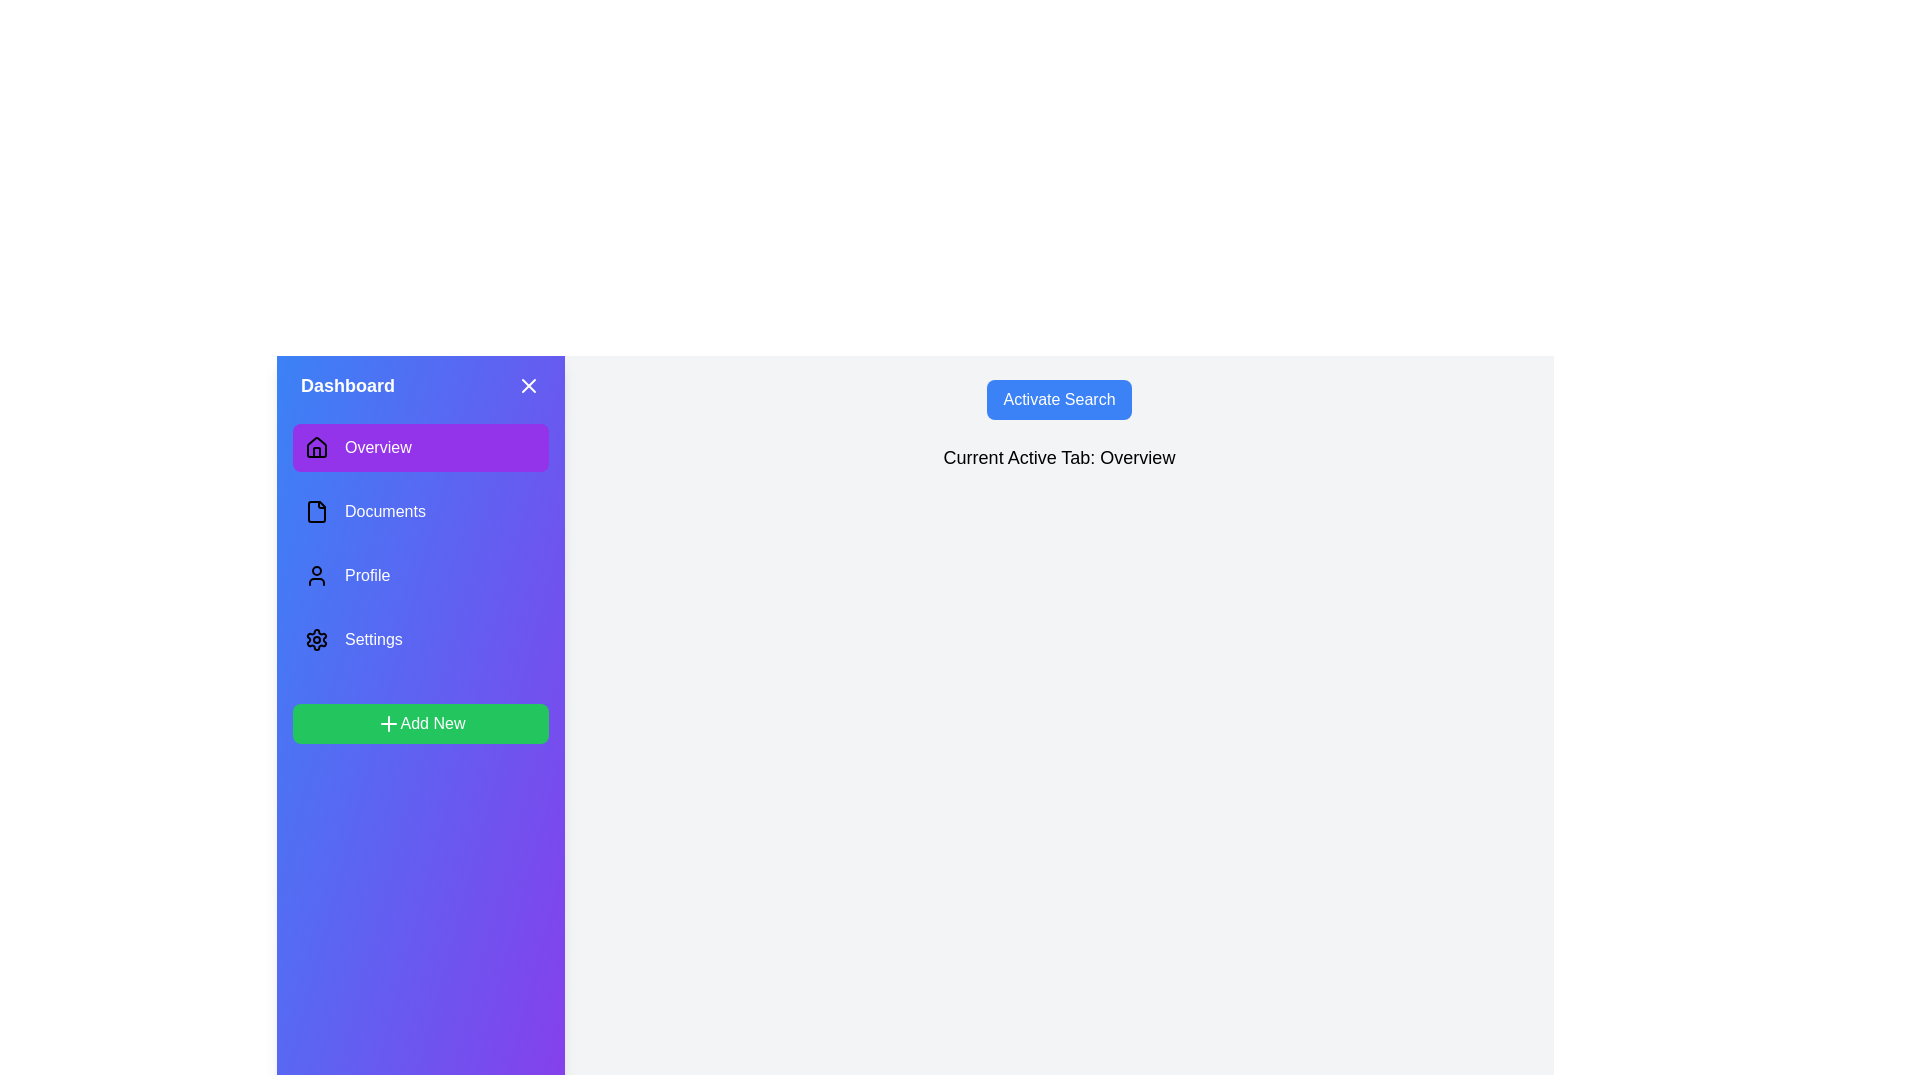 The image size is (1920, 1080). What do you see at coordinates (367, 575) in the screenshot?
I see `the 'Profile' text label, which is styled with 'text-white font-medium' and is the third item in the vertical menu list` at bounding box center [367, 575].